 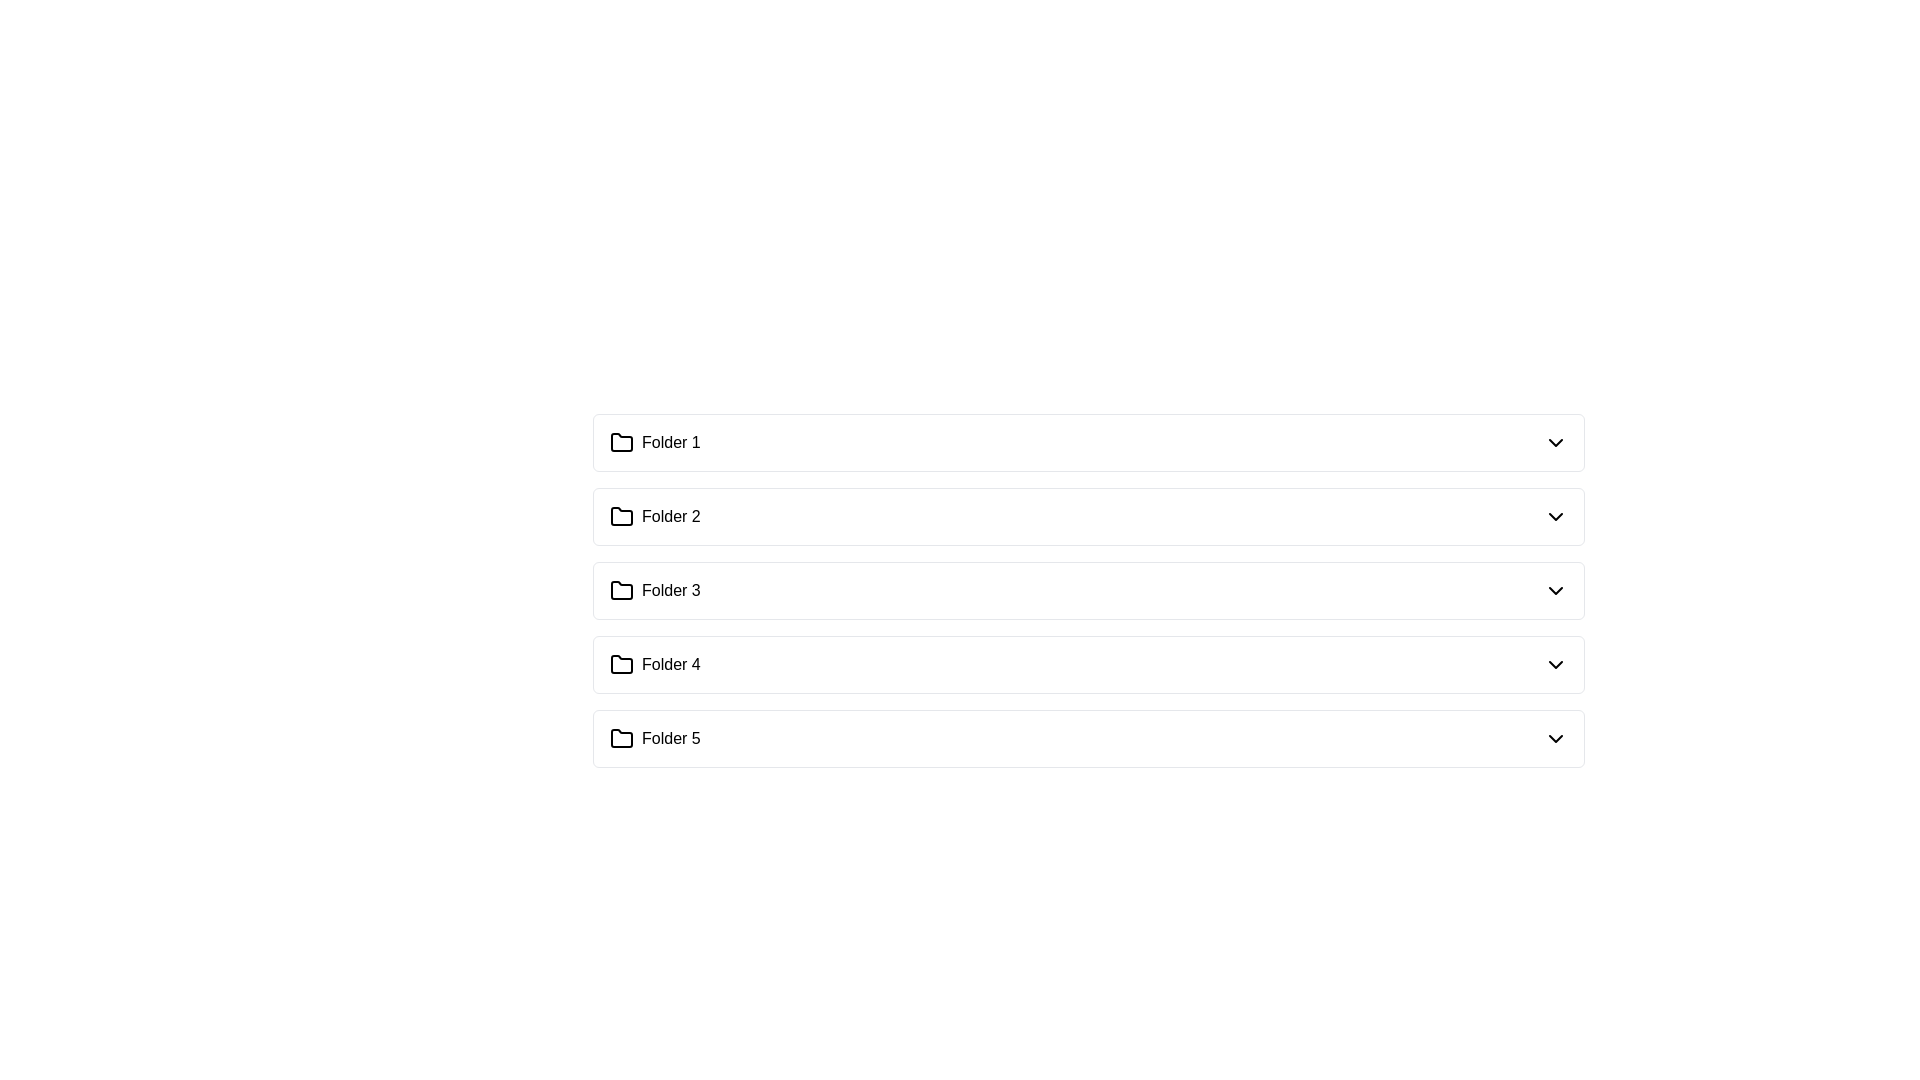 What do you see at coordinates (1554, 664) in the screenshot?
I see `the downward-facing chevron icon located to the far right of the row labeled 'Folder 4'` at bounding box center [1554, 664].